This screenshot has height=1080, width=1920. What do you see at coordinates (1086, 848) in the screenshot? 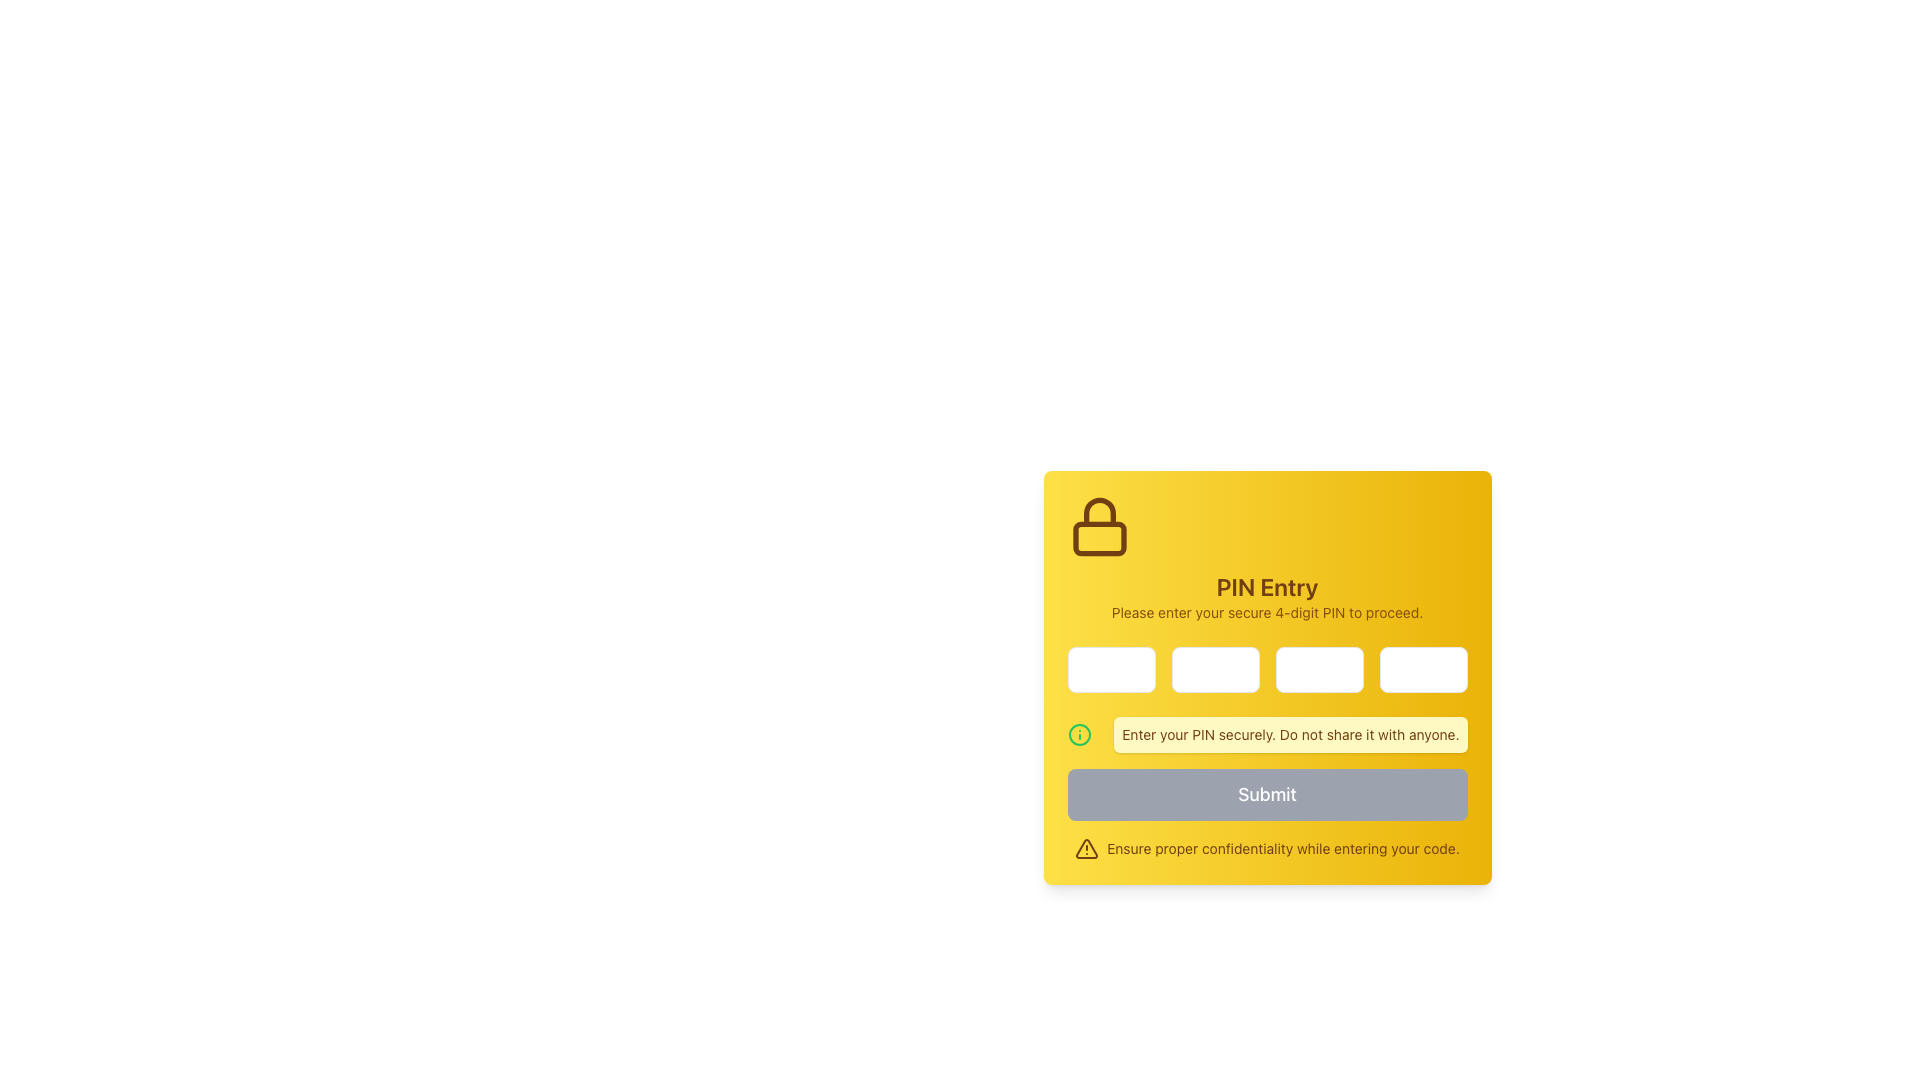
I see `the cautionary alert icon located at the beginning of the cautionary text block` at bounding box center [1086, 848].